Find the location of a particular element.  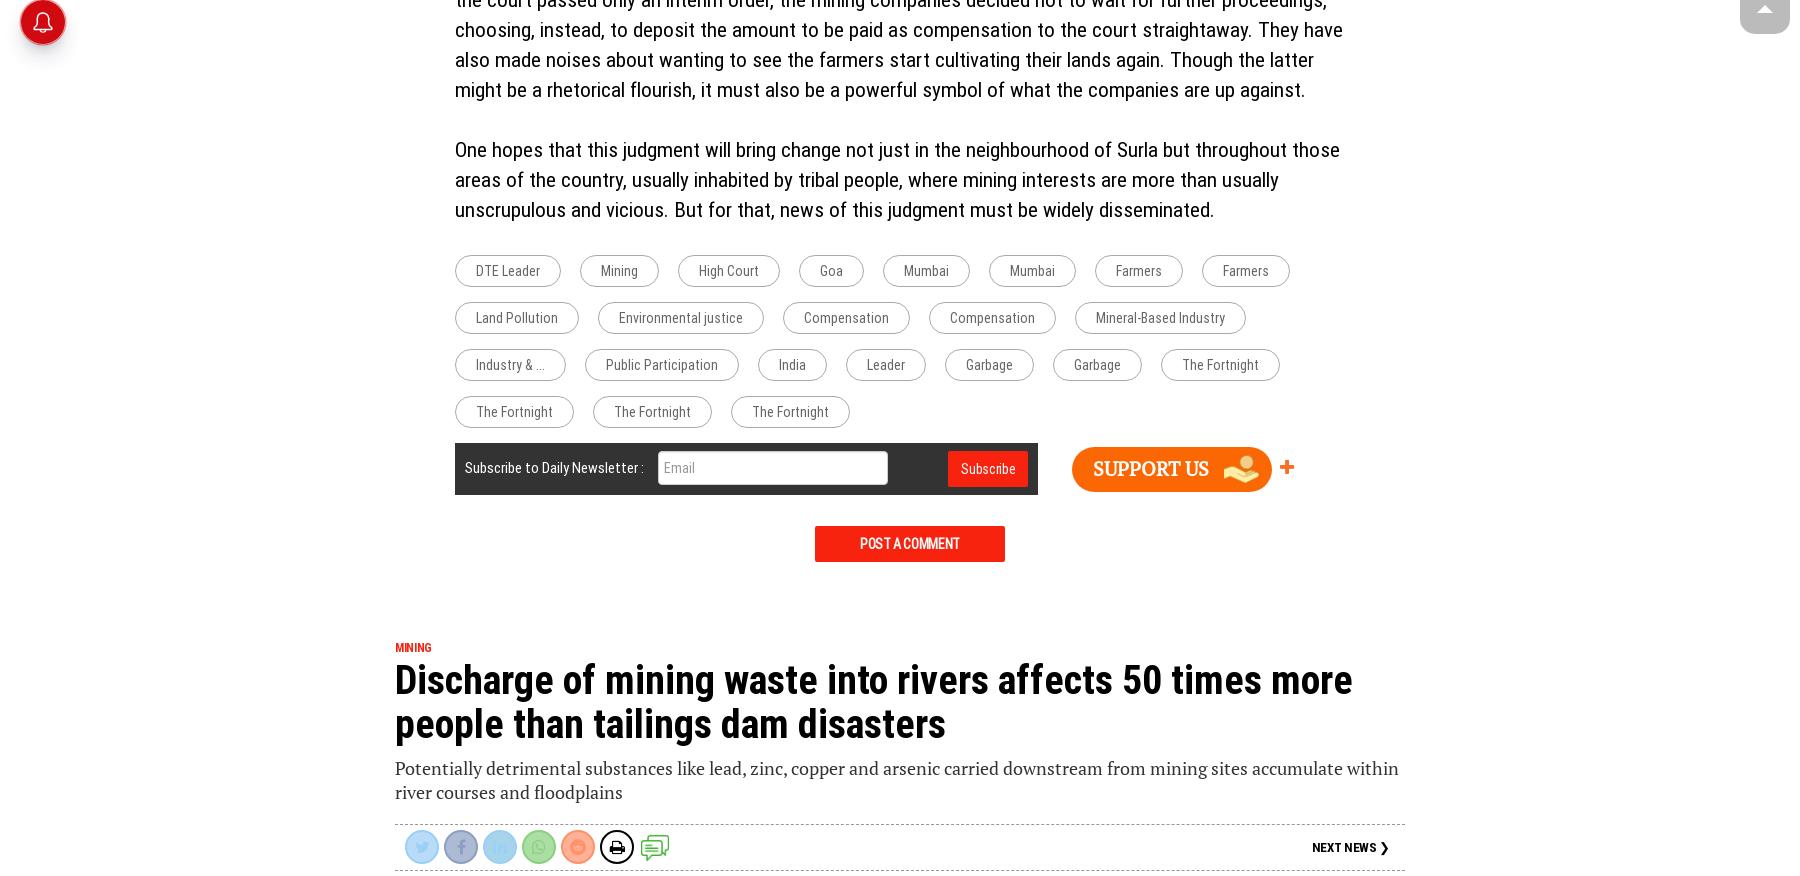

'Leader' is located at coordinates (885, 364).